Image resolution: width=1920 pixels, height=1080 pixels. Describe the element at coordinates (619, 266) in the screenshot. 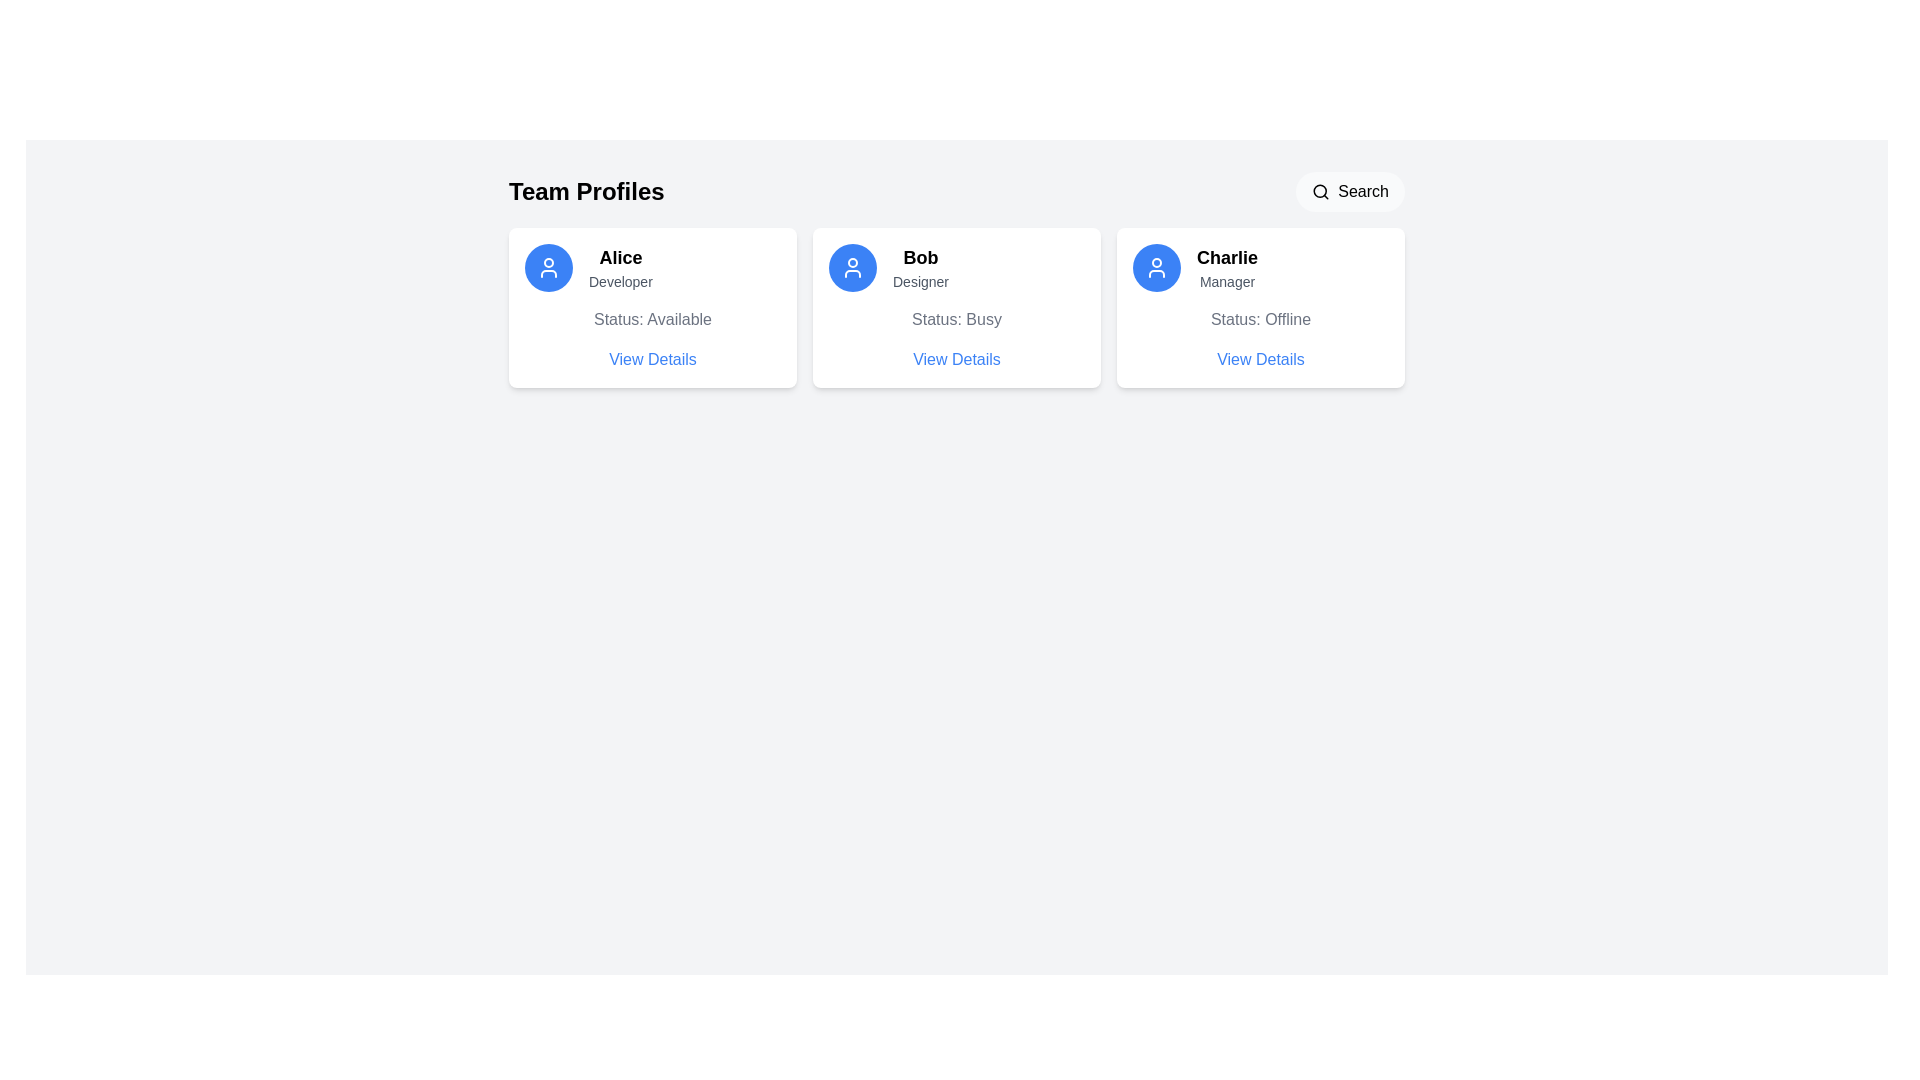

I see `the textual display component that identifies the person represented in the profile card, located in the upper-left section of the interface, below the user icon and above the status text` at that location.